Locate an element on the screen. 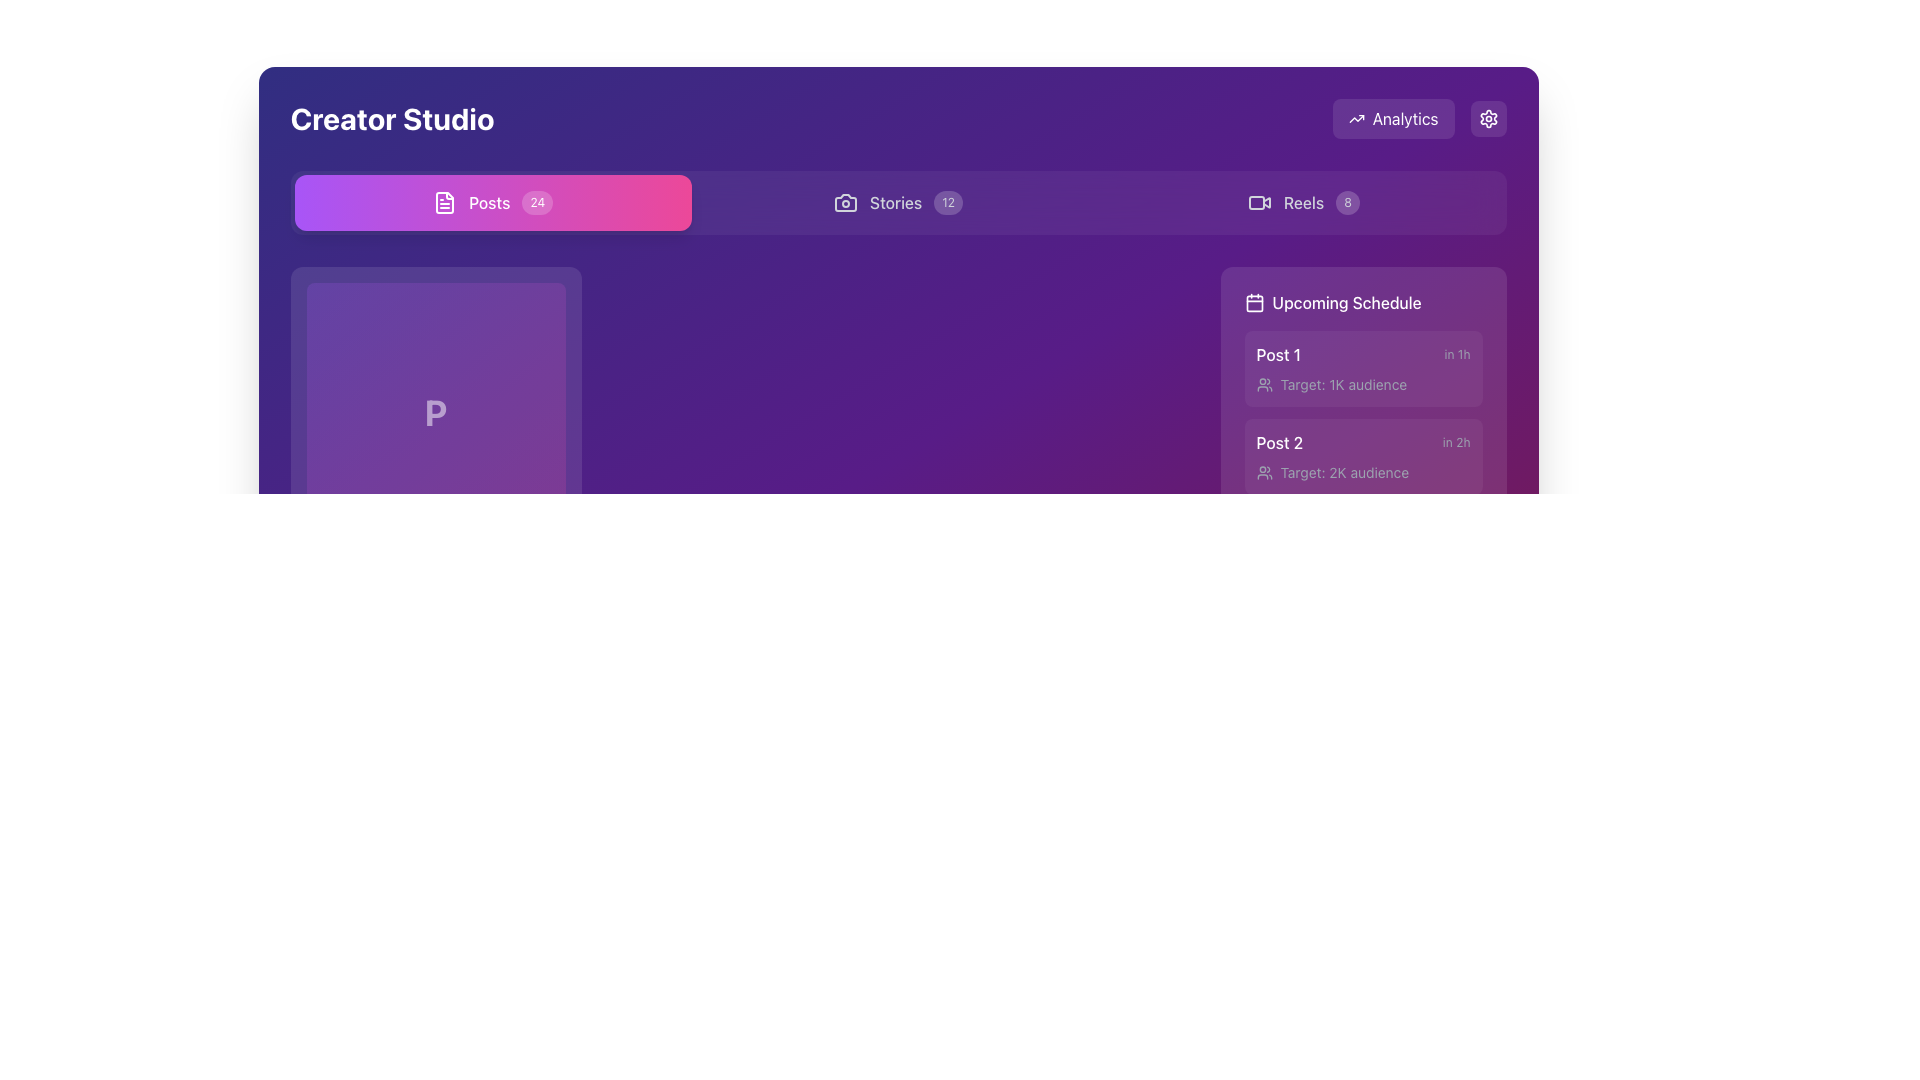  the settings IconButton located at the top-right corner of the interface is located at coordinates (1488, 119).